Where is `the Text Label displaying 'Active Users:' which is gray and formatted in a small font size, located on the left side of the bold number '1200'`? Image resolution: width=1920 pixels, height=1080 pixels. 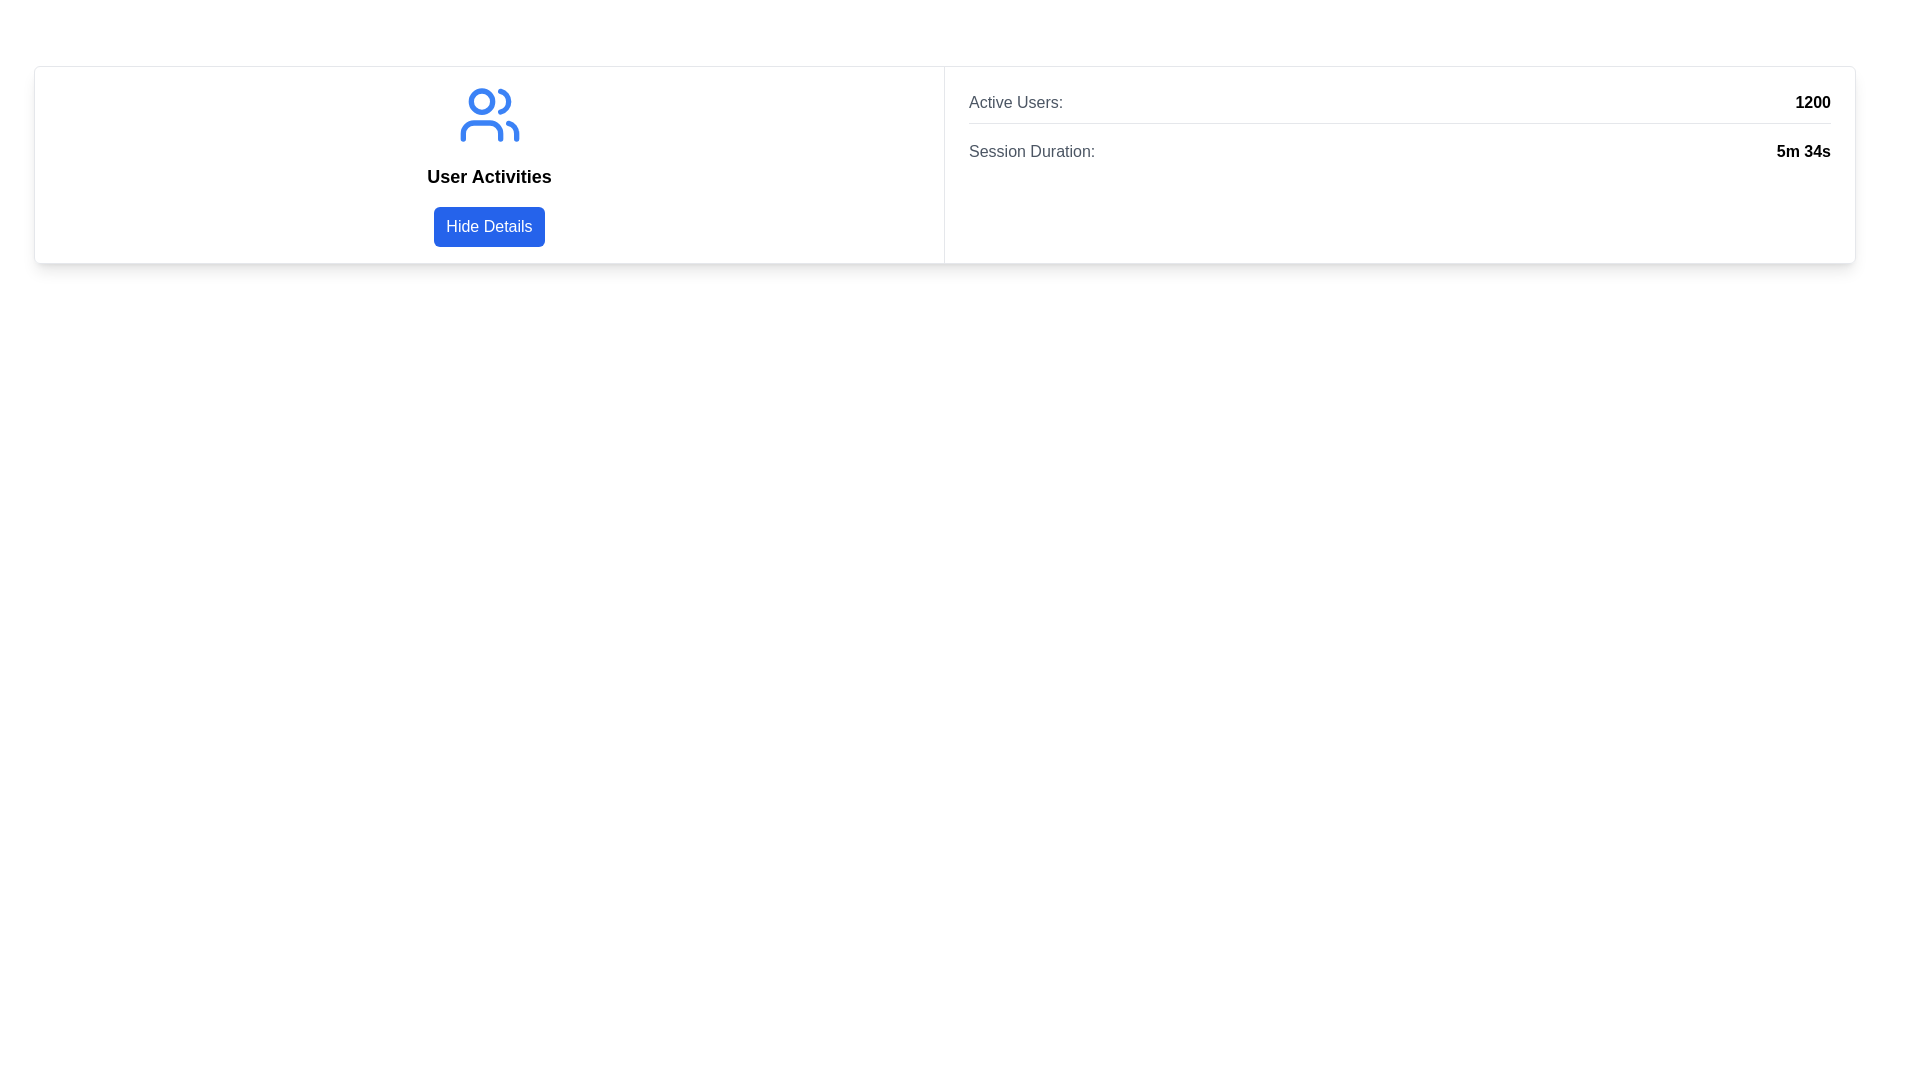
the Text Label displaying 'Active Users:' which is gray and formatted in a small font size, located on the left side of the bold number '1200' is located at coordinates (1016, 103).